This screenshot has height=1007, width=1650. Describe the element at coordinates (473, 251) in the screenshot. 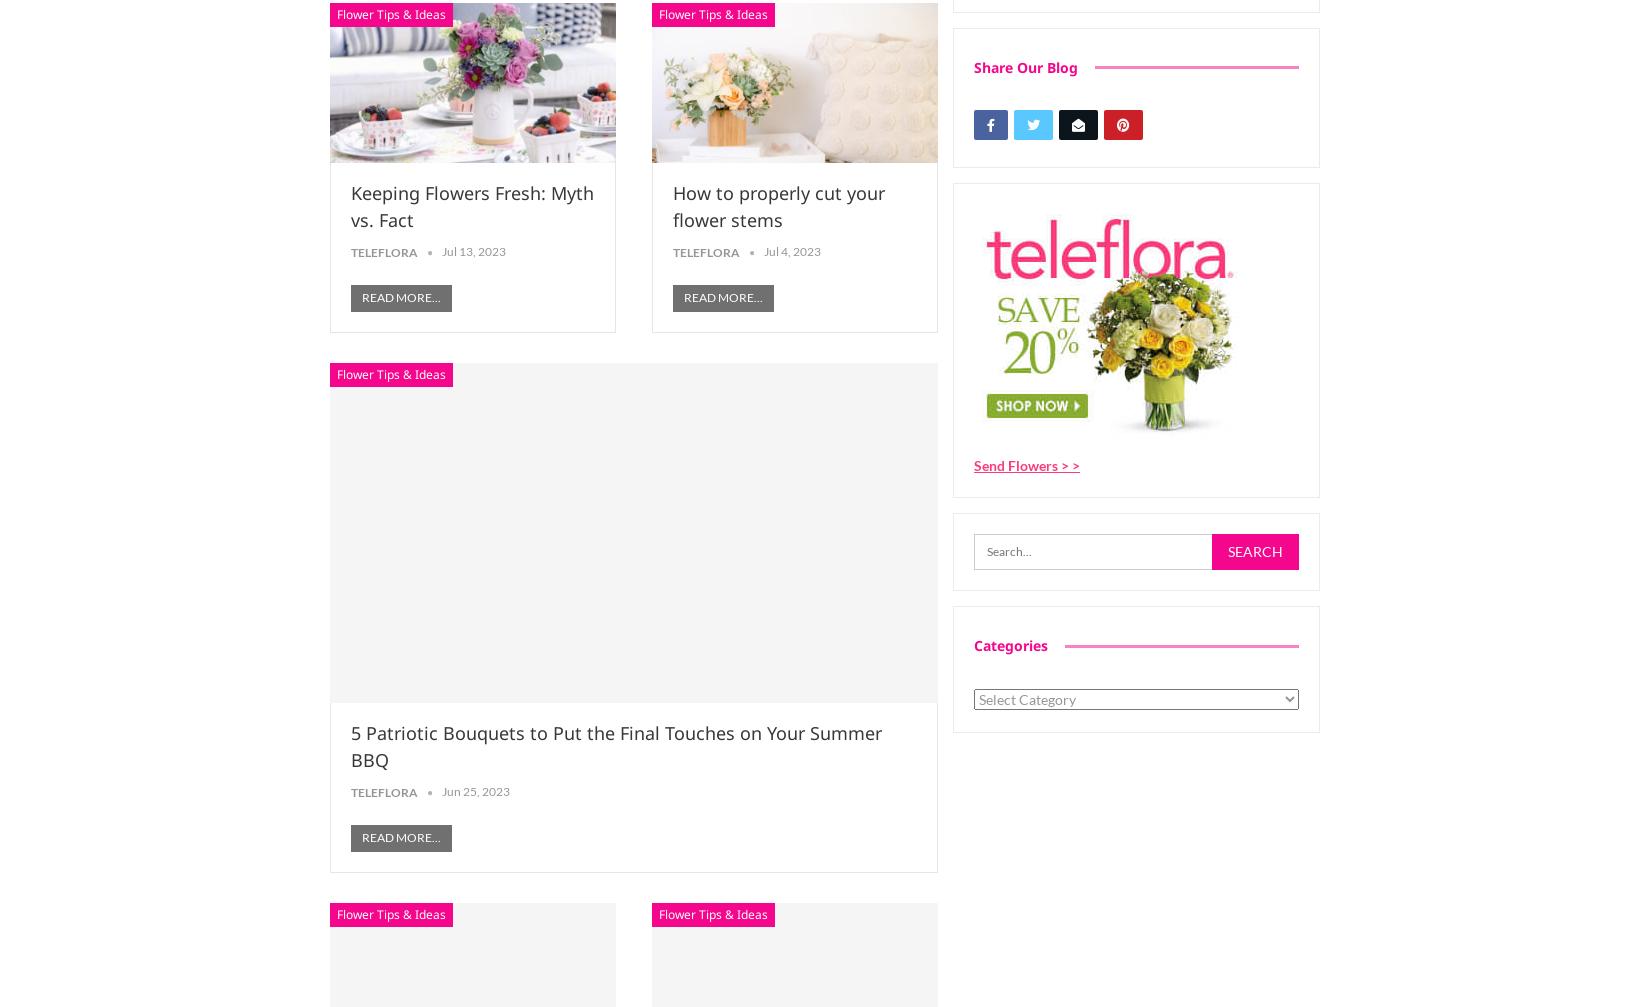

I see `'Jul 13, 2023'` at that location.